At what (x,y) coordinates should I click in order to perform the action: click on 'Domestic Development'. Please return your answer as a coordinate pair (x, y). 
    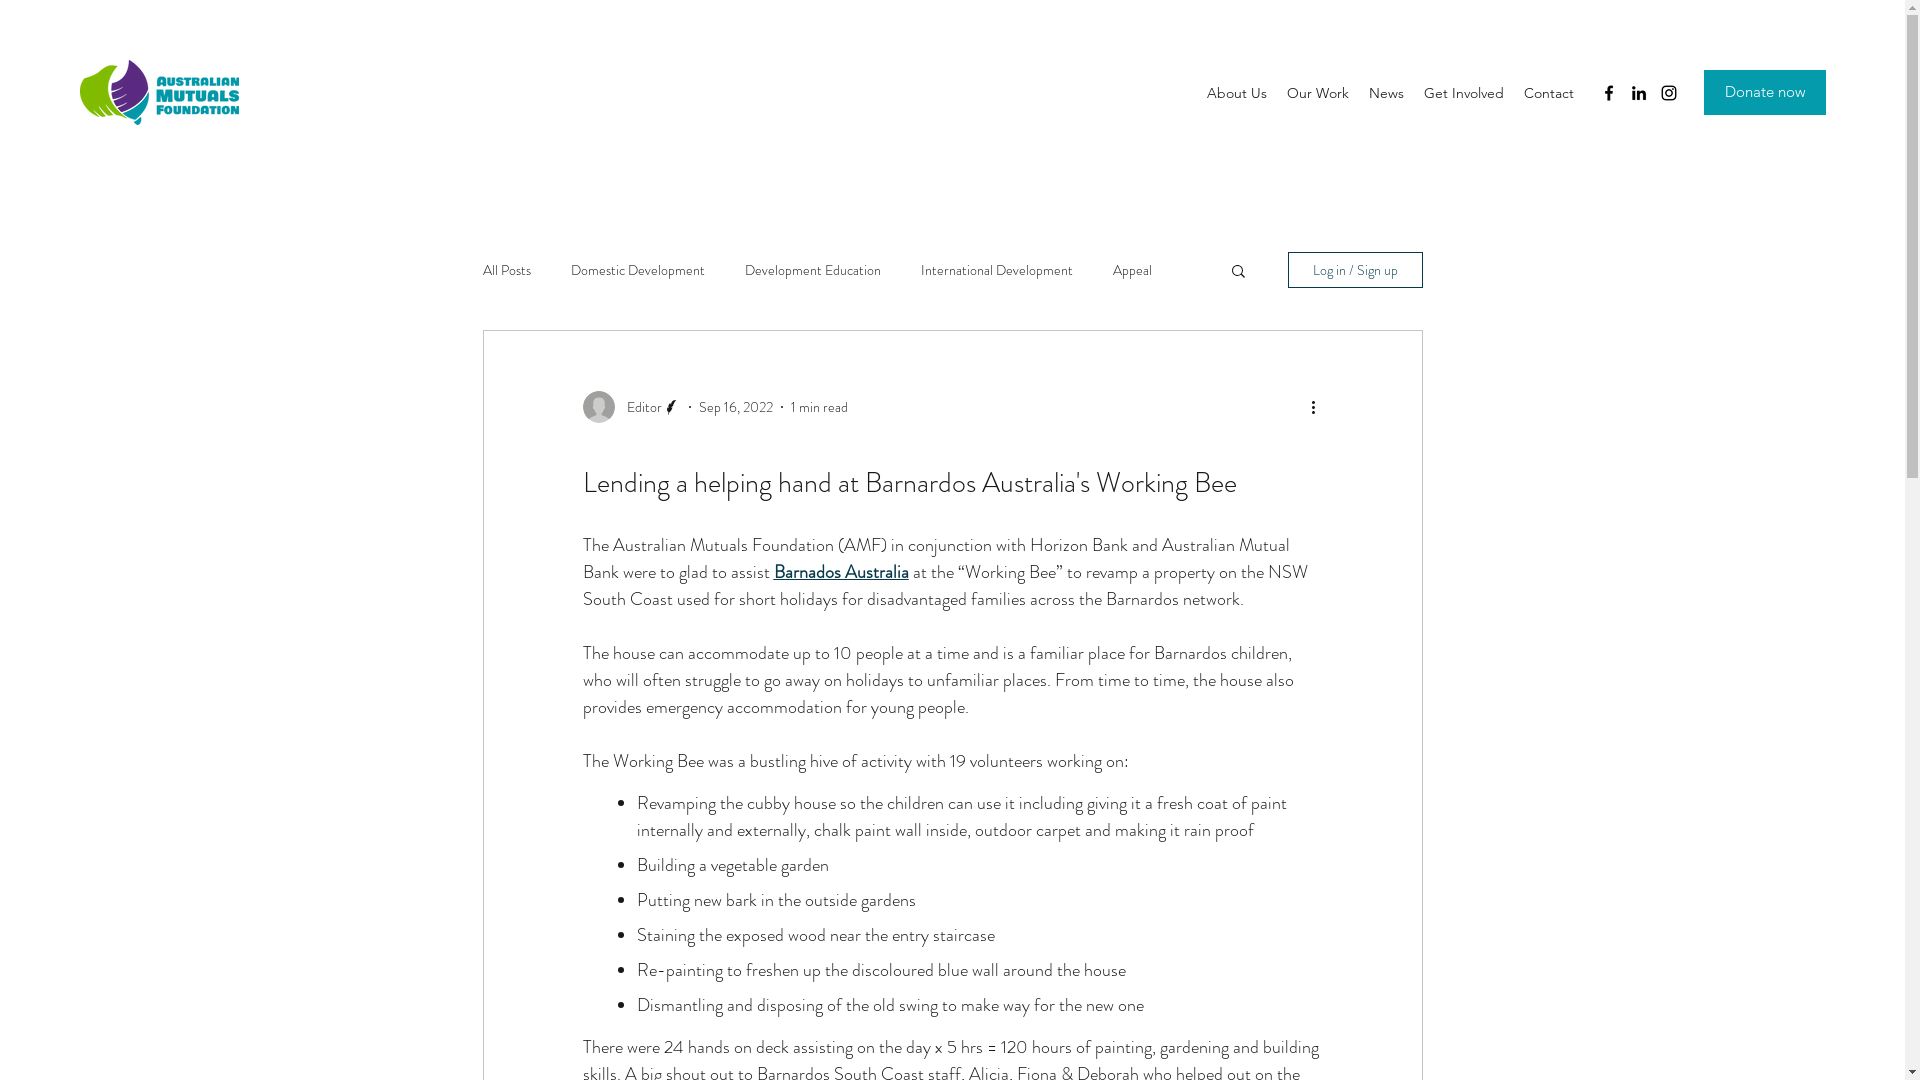
    Looking at the image, I should click on (569, 270).